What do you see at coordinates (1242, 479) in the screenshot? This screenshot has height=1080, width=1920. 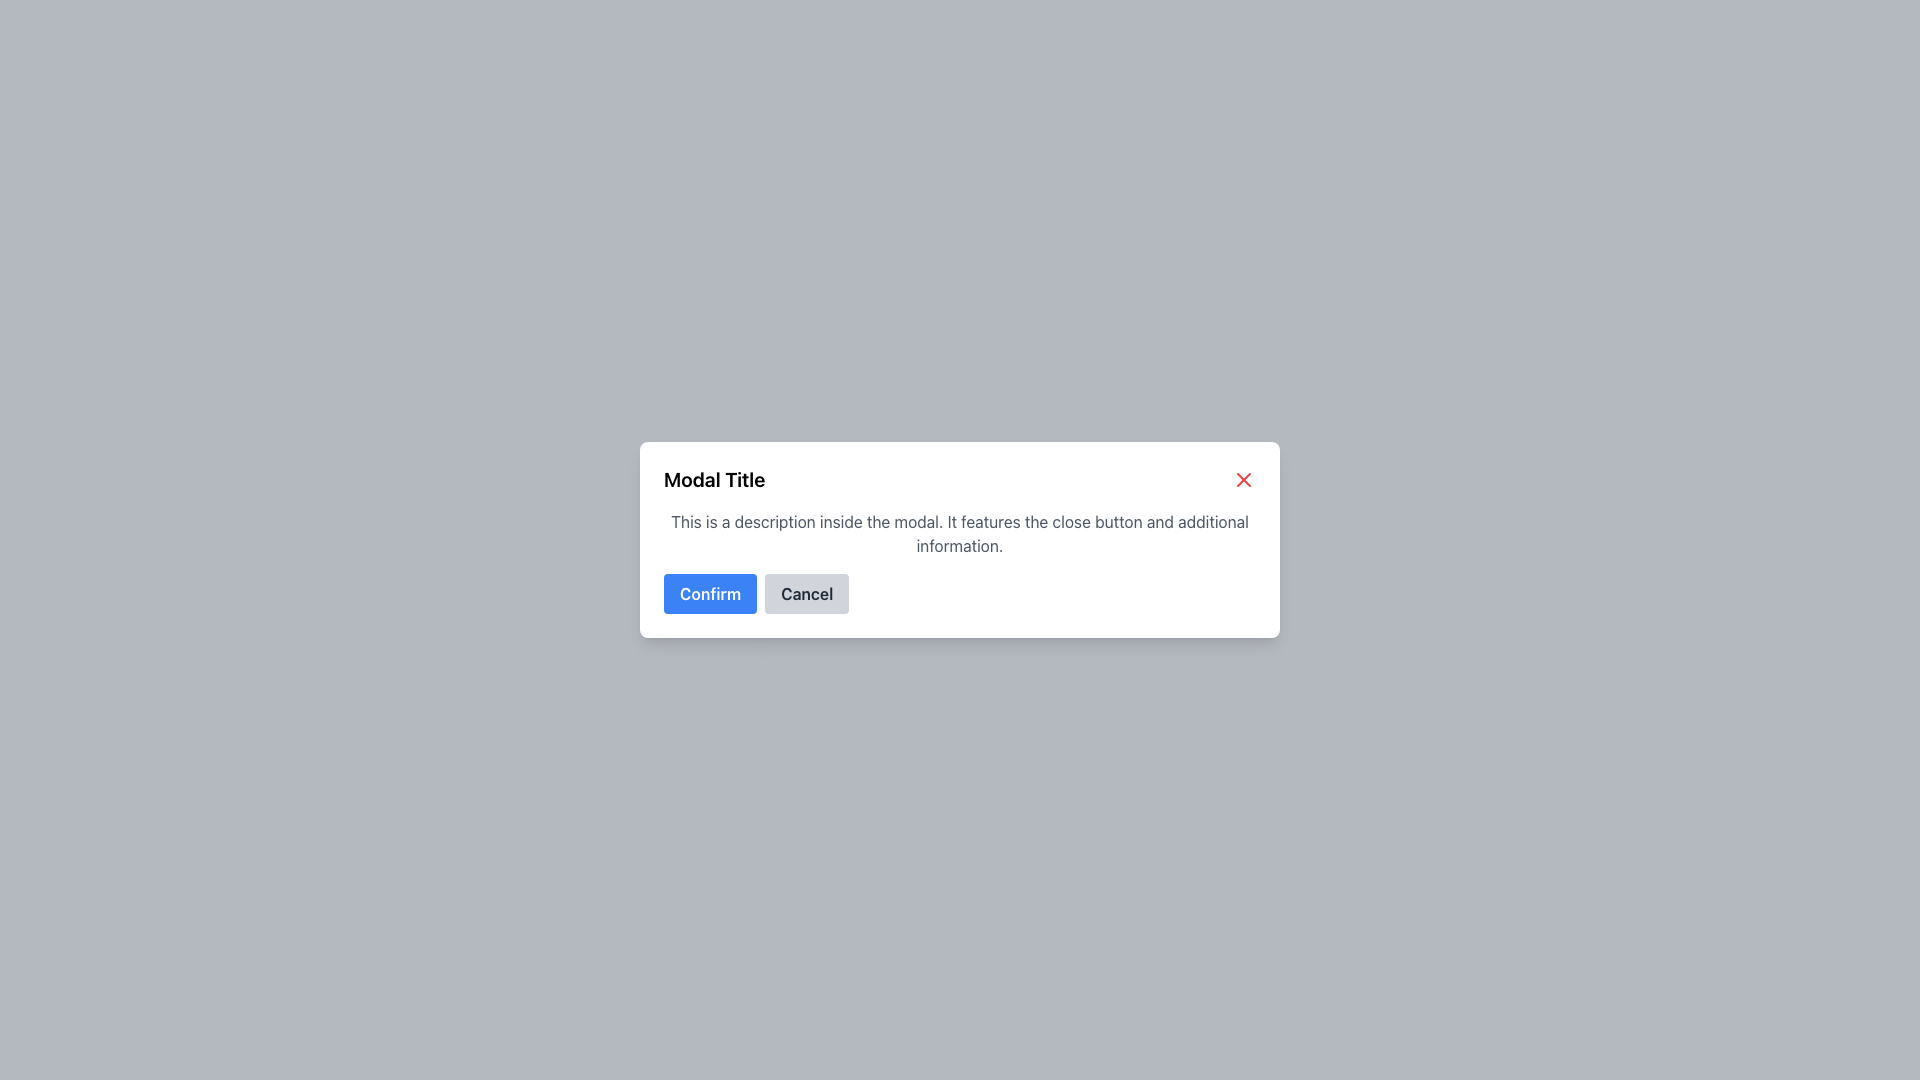 I see `the close button located in the top-right corner of the modal dialog header, adjacent to the 'Modal Title' text` at bounding box center [1242, 479].